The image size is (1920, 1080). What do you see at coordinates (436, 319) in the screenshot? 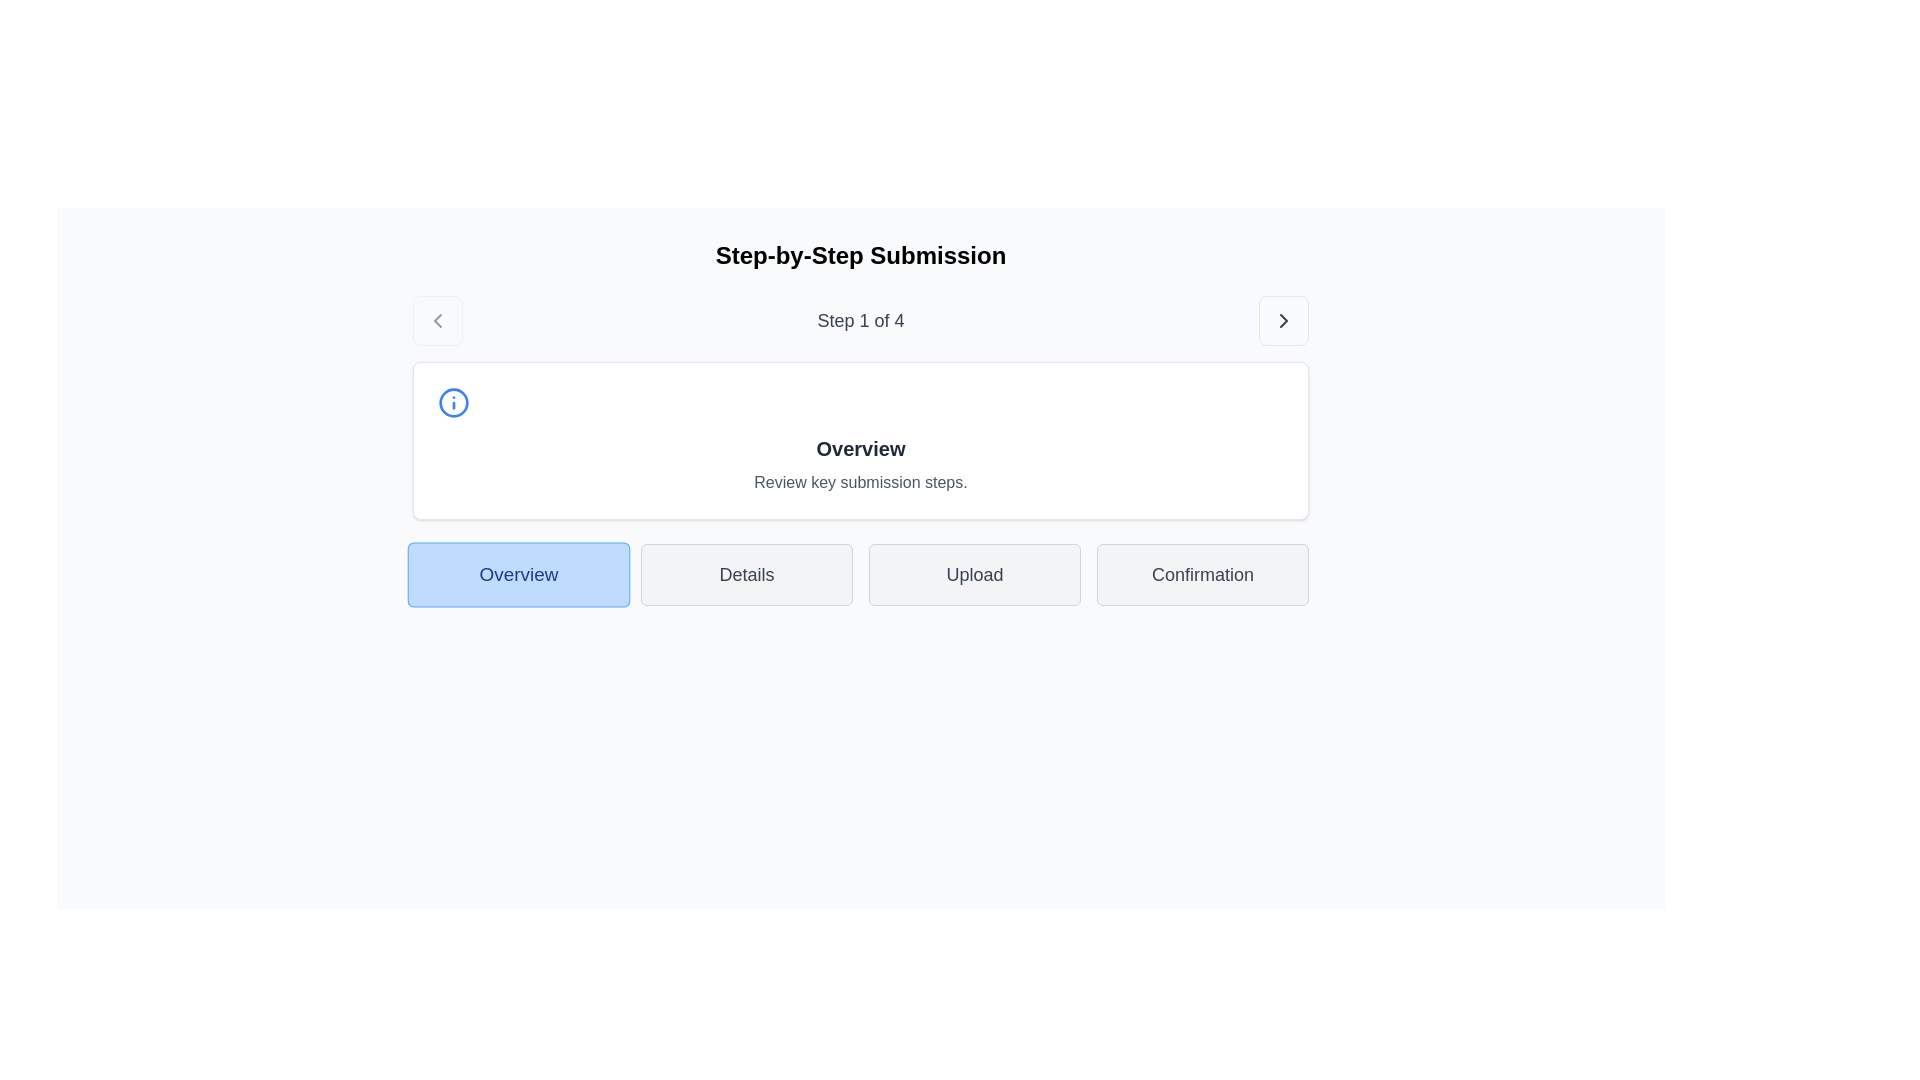
I see `the backward navigation button located on the left side of the header section labeled 'Step 1 of 4'` at bounding box center [436, 319].